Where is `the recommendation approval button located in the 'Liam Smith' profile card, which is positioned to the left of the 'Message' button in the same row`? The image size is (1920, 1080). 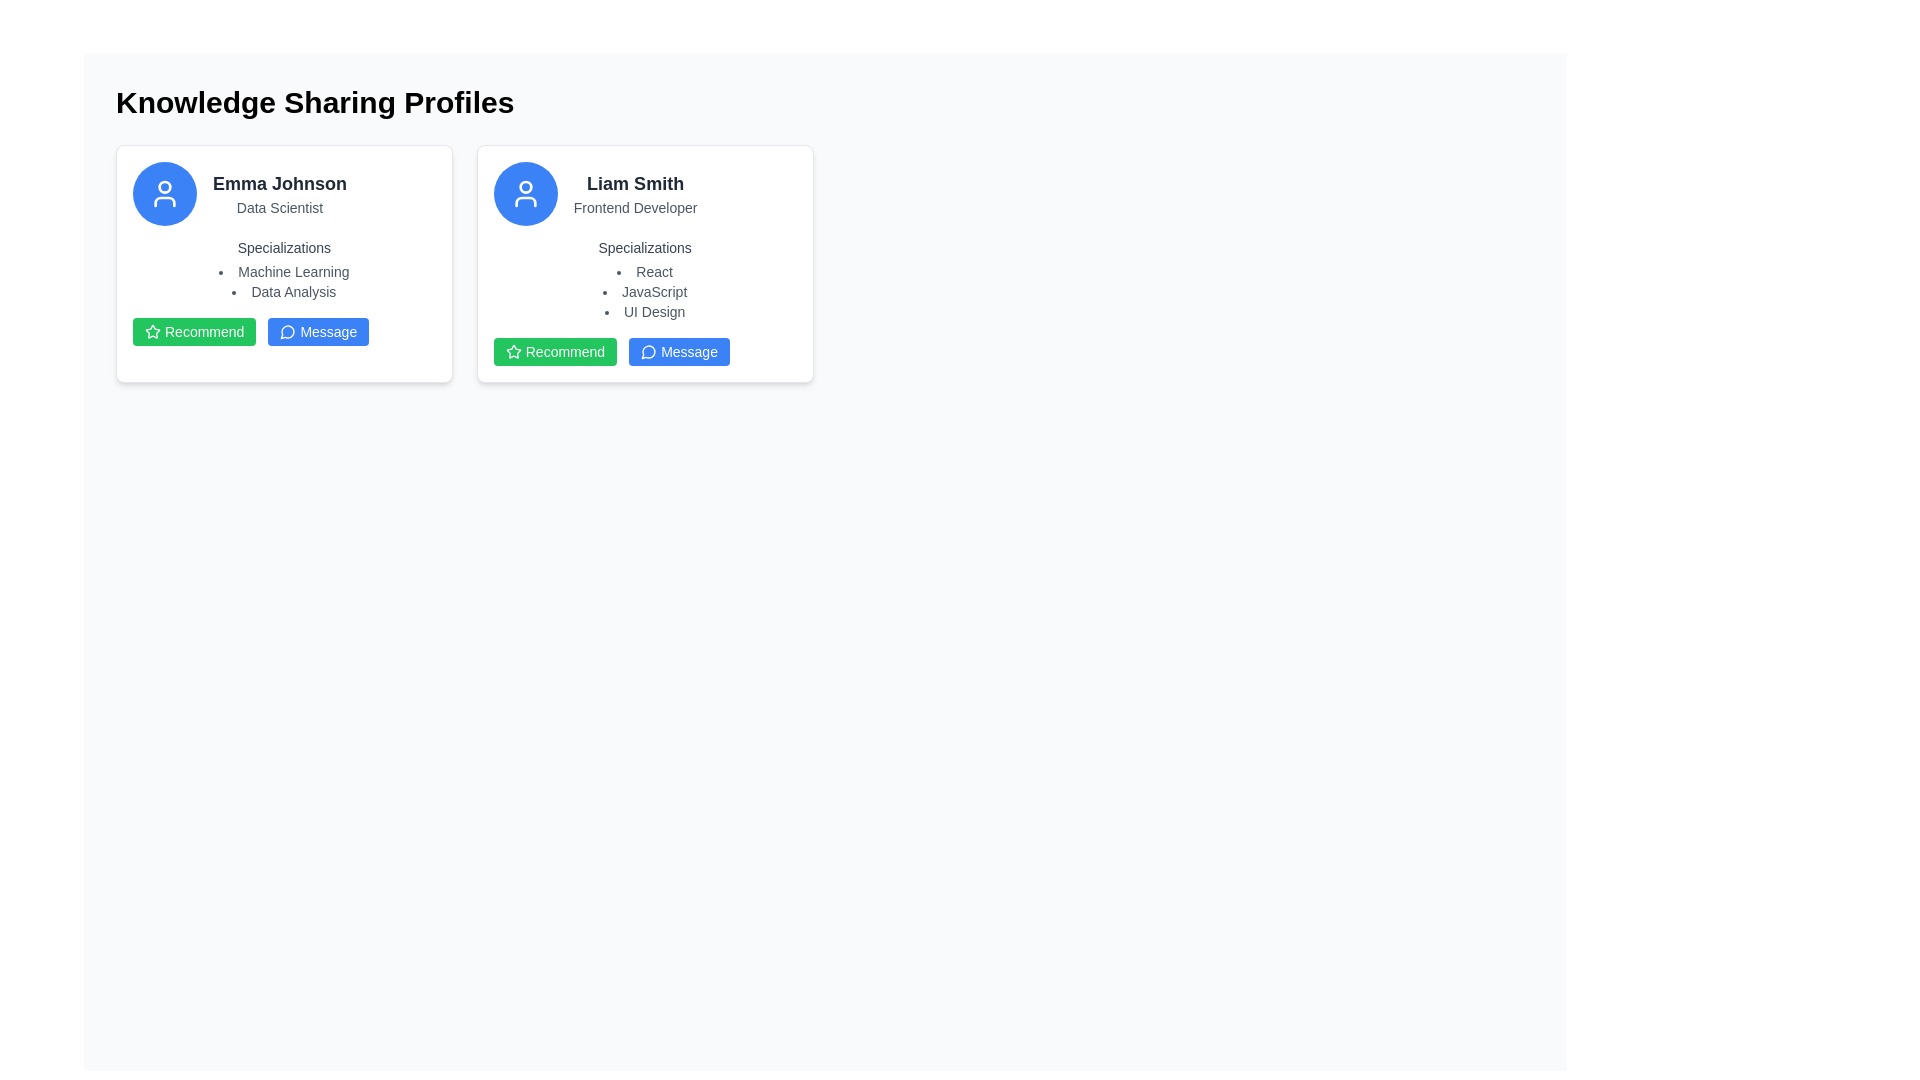
the recommendation approval button located in the 'Liam Smith' profile card, which is positioned to the left of the 'Message' button in the same row is located at coordinates (555, 350).